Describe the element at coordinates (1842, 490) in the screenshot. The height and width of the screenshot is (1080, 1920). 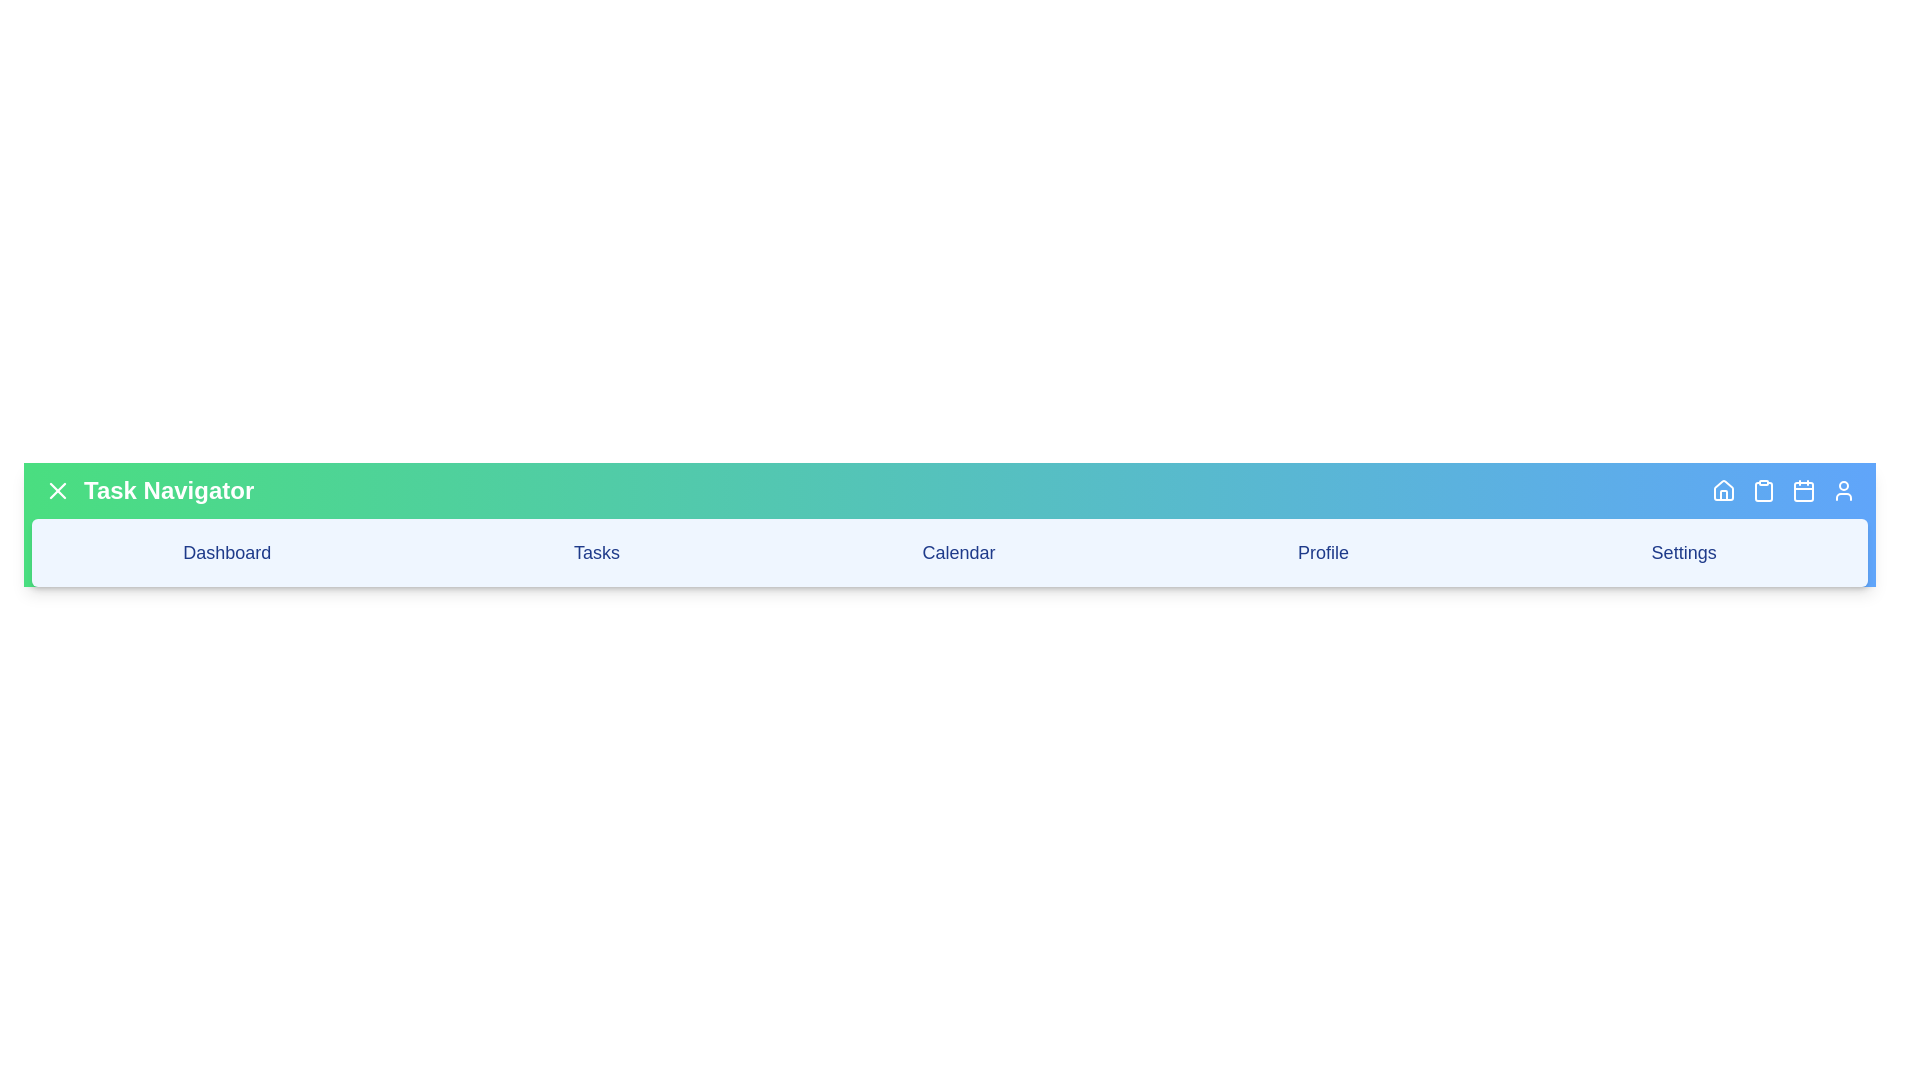
I see `the 'User' button in the app bar` at that location.